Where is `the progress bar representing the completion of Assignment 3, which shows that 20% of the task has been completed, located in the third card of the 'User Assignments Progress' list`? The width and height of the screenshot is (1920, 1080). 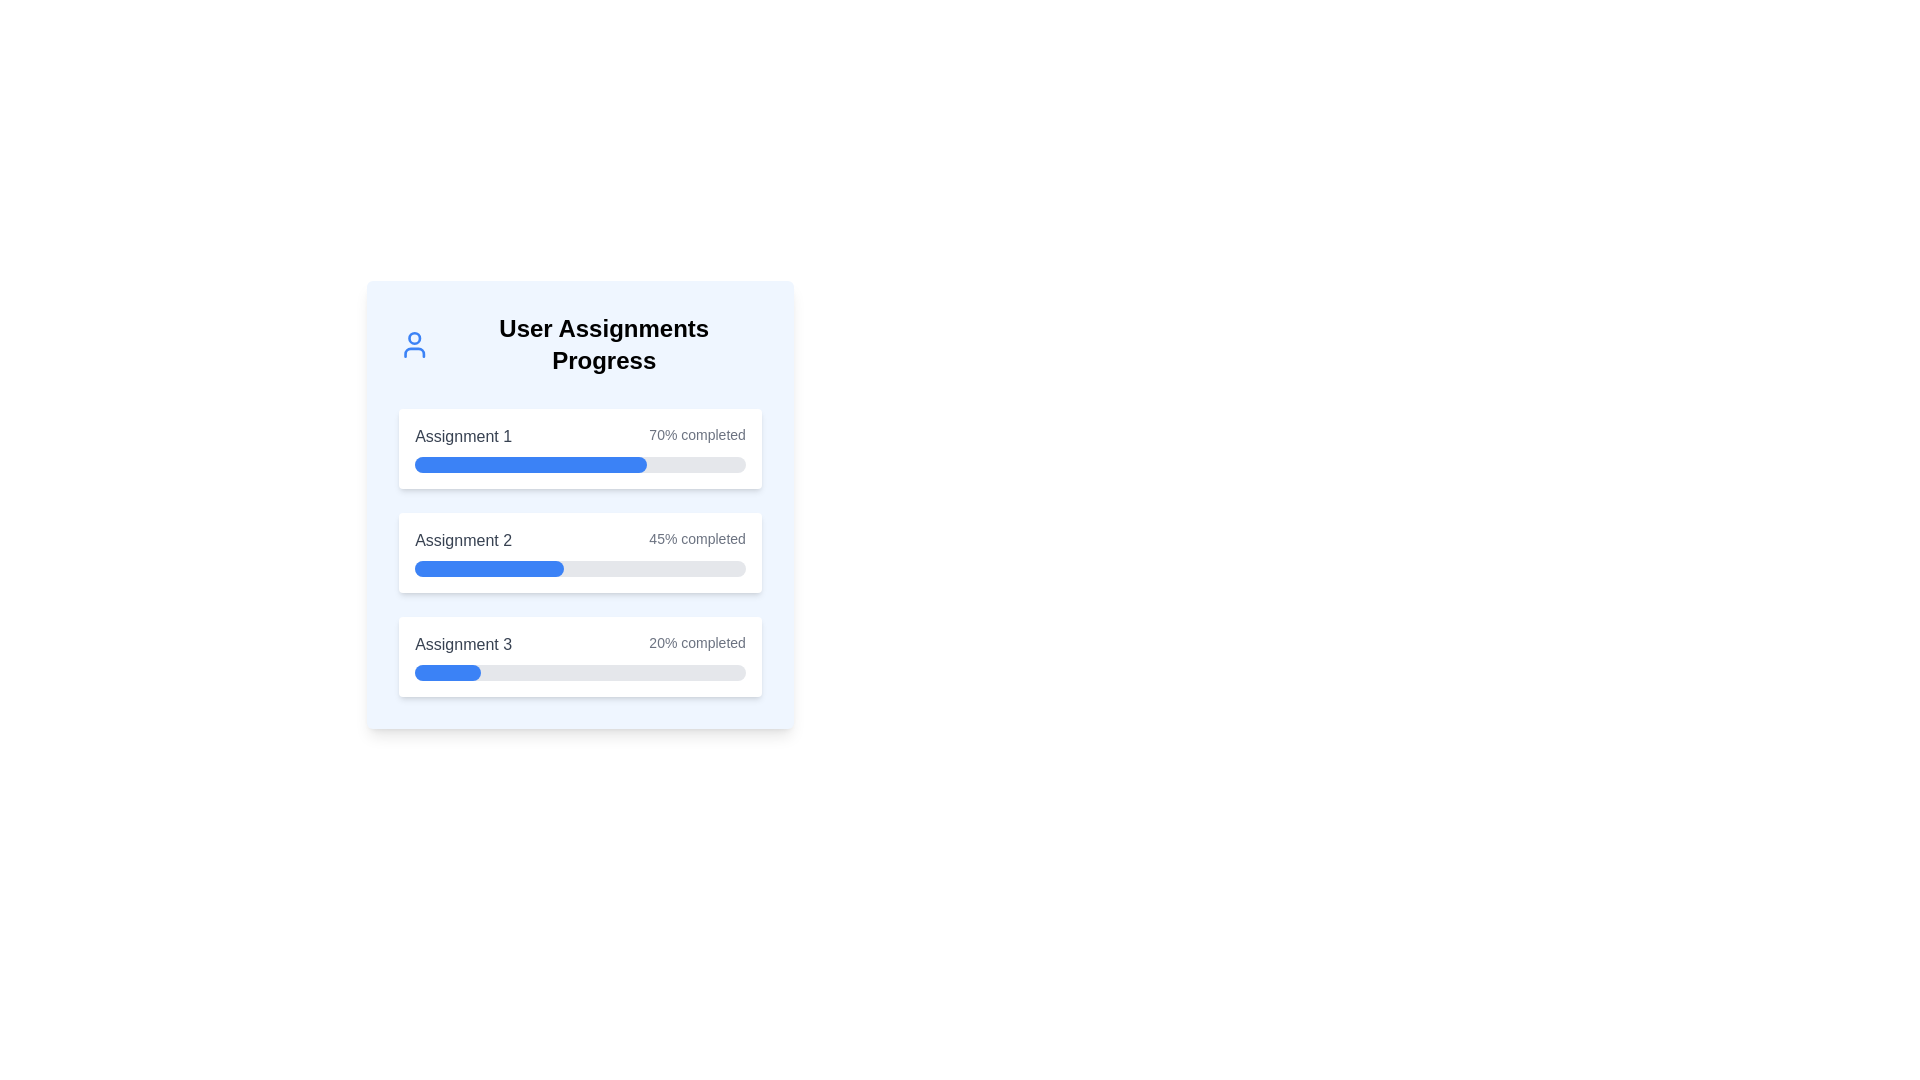
the progress bar representing the completion of Assignment 3, which shows that 20% of the task has been completed, located in the third card of the 'User Assignments Progress' list is located at coordinates (579, 672).